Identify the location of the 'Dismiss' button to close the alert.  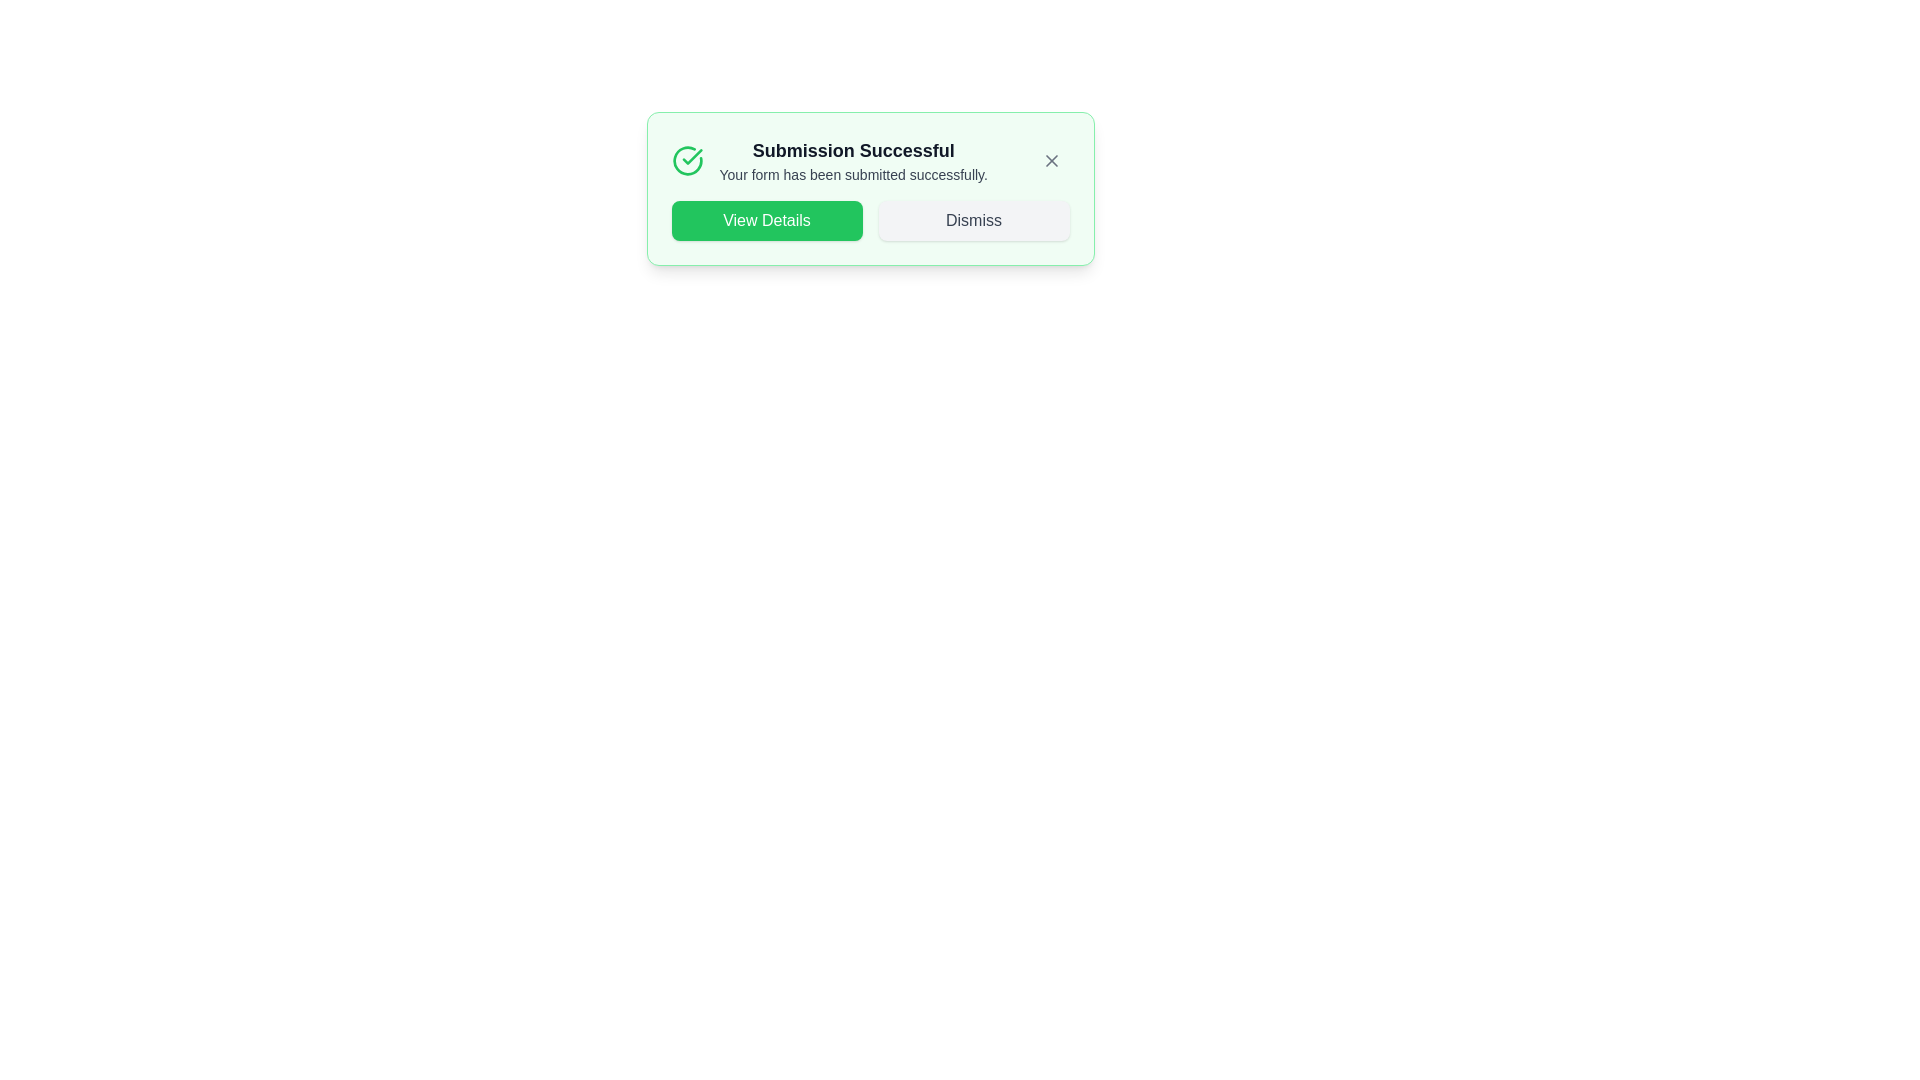
(974, 220).